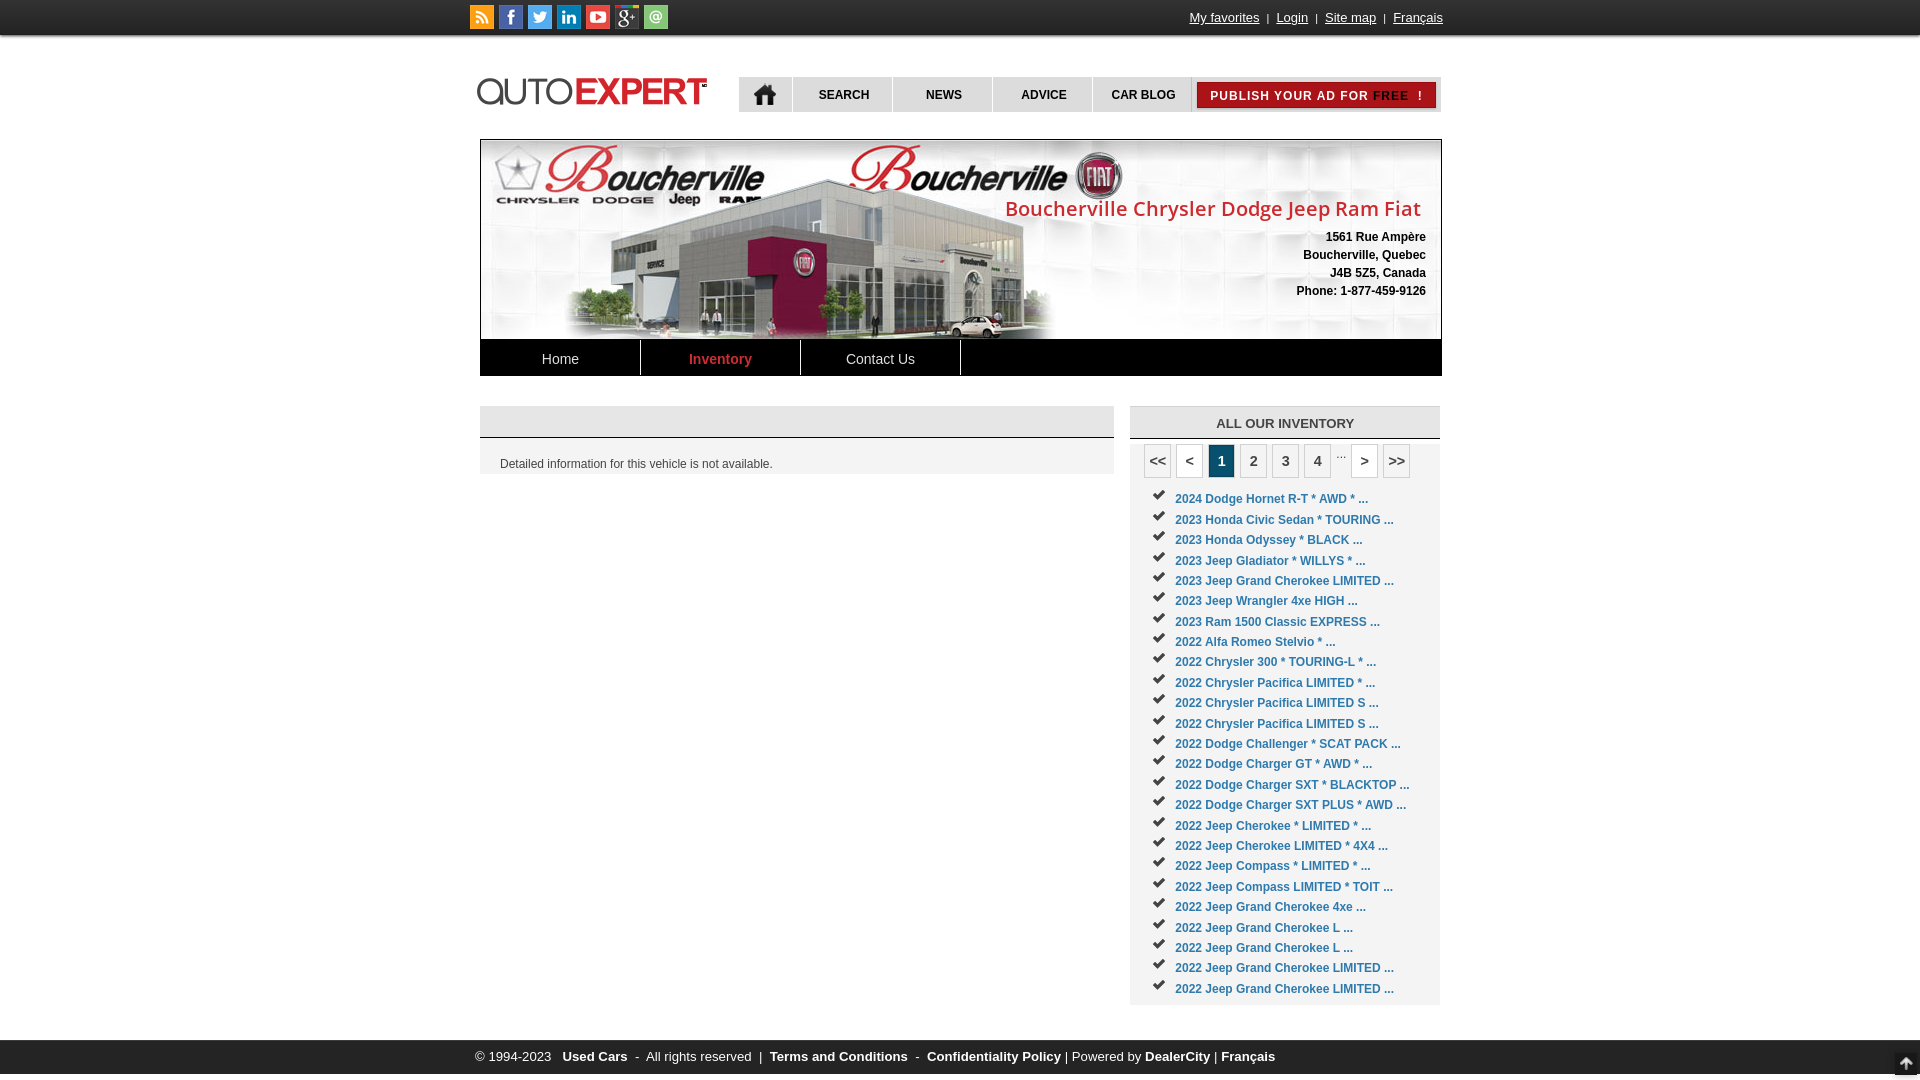  I want to click on 'CAR BLOG', so click(1090, 94).